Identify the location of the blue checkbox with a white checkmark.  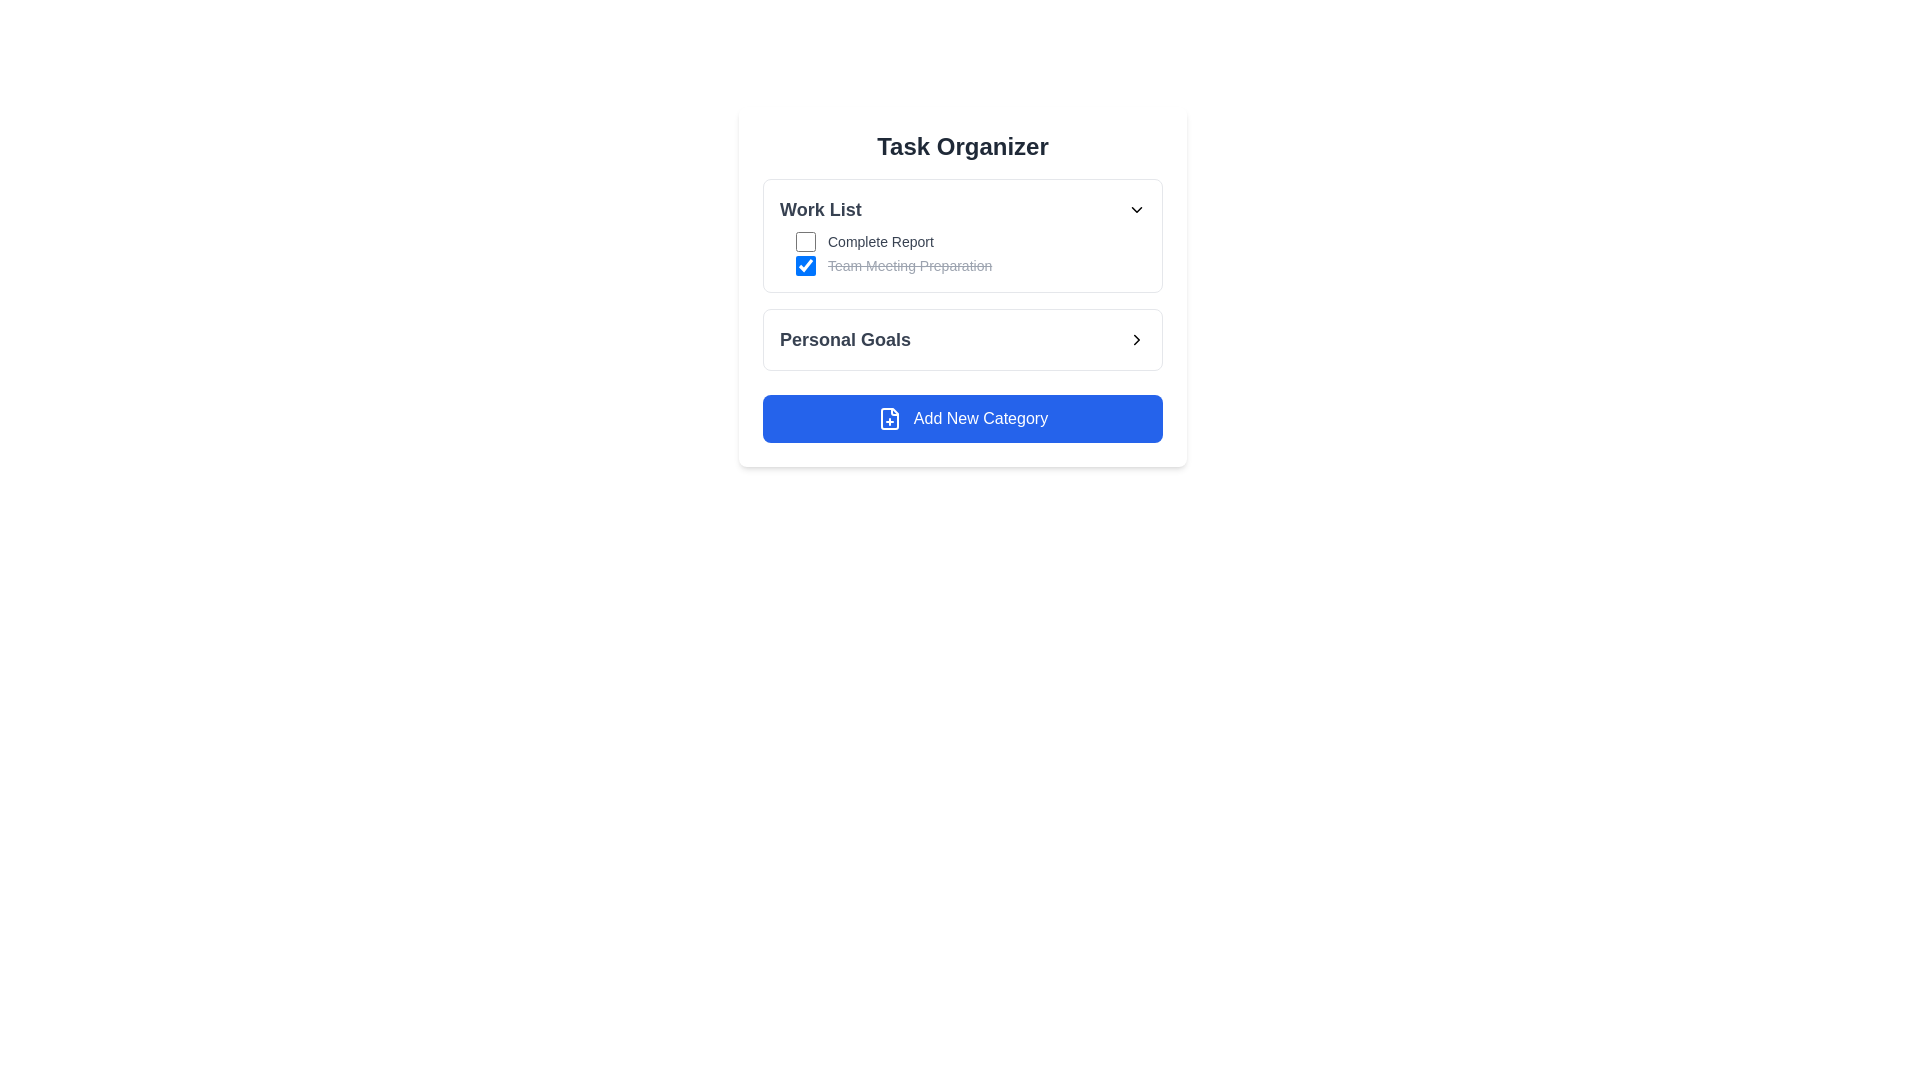
(806, 265).